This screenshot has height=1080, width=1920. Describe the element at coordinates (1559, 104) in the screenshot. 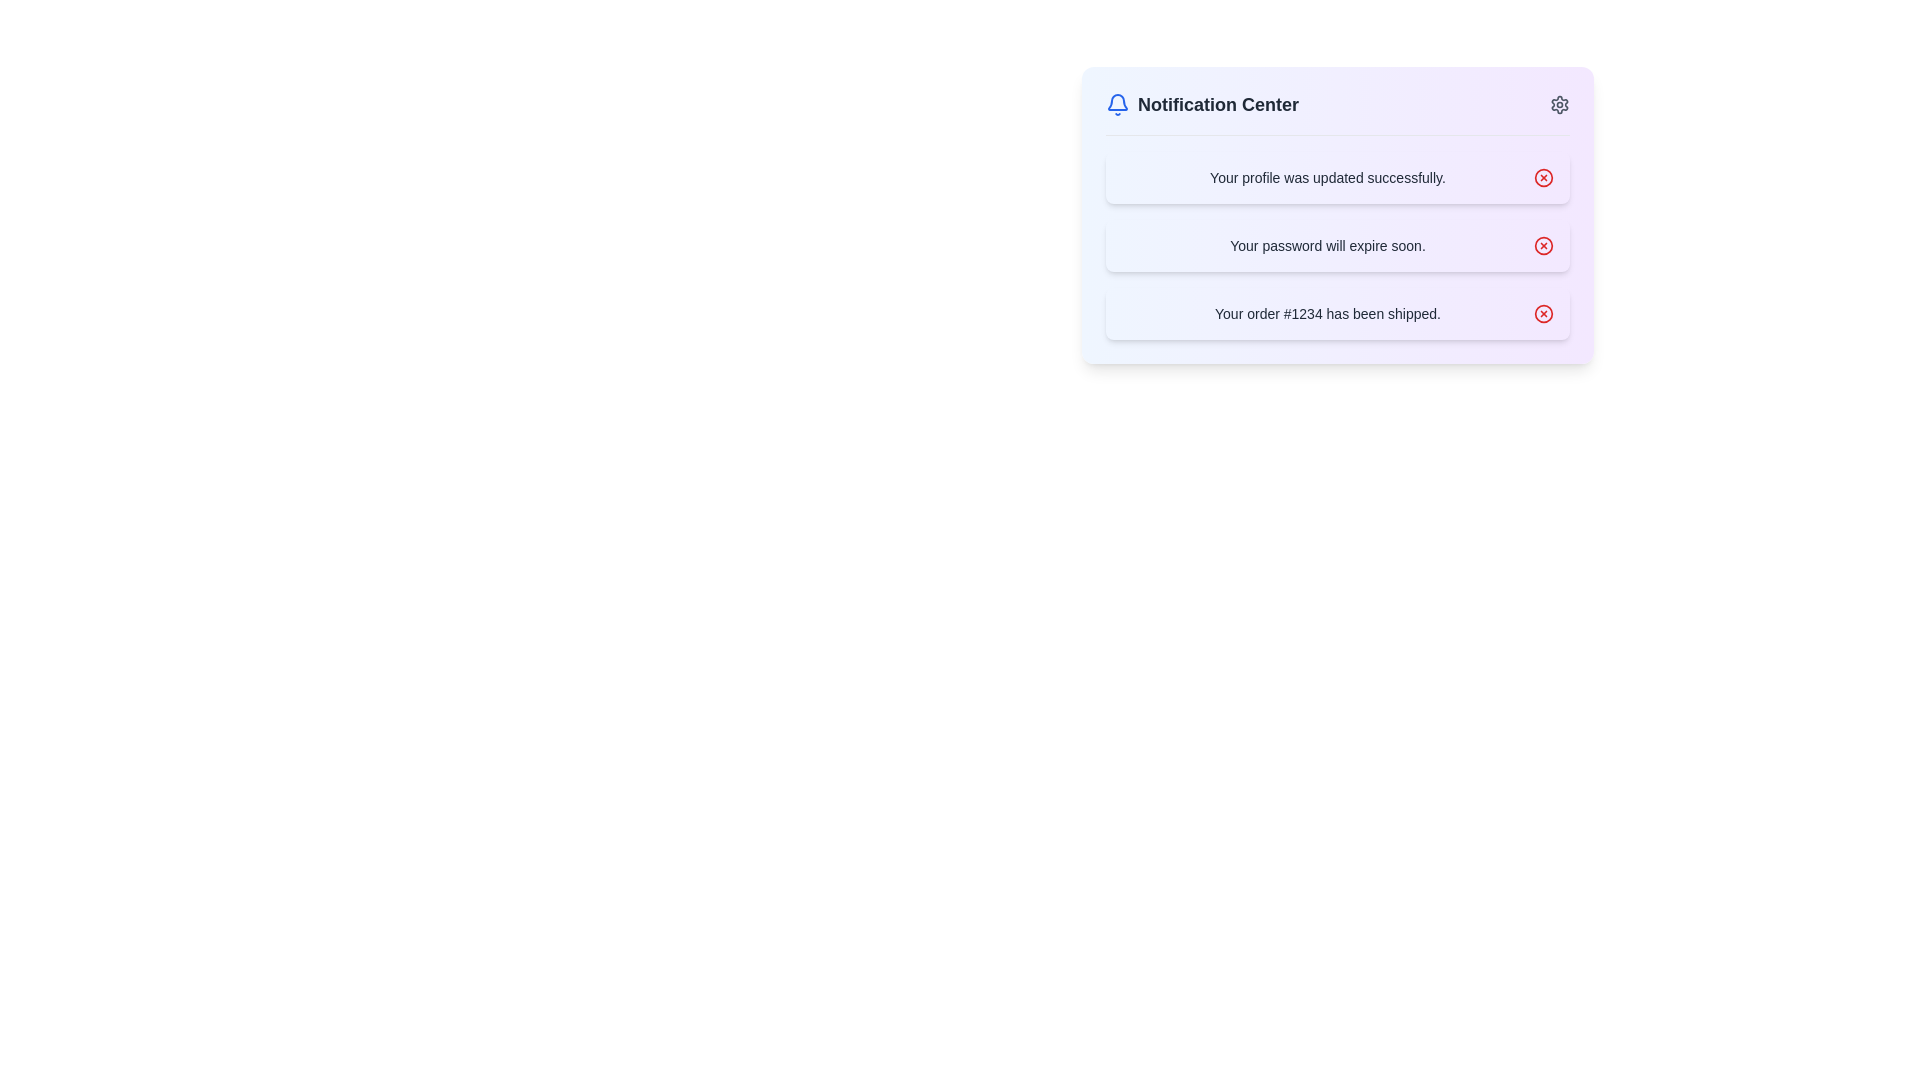

I see `the settings icon button located at the top-right corner of the 'Notification Center'` at that location.